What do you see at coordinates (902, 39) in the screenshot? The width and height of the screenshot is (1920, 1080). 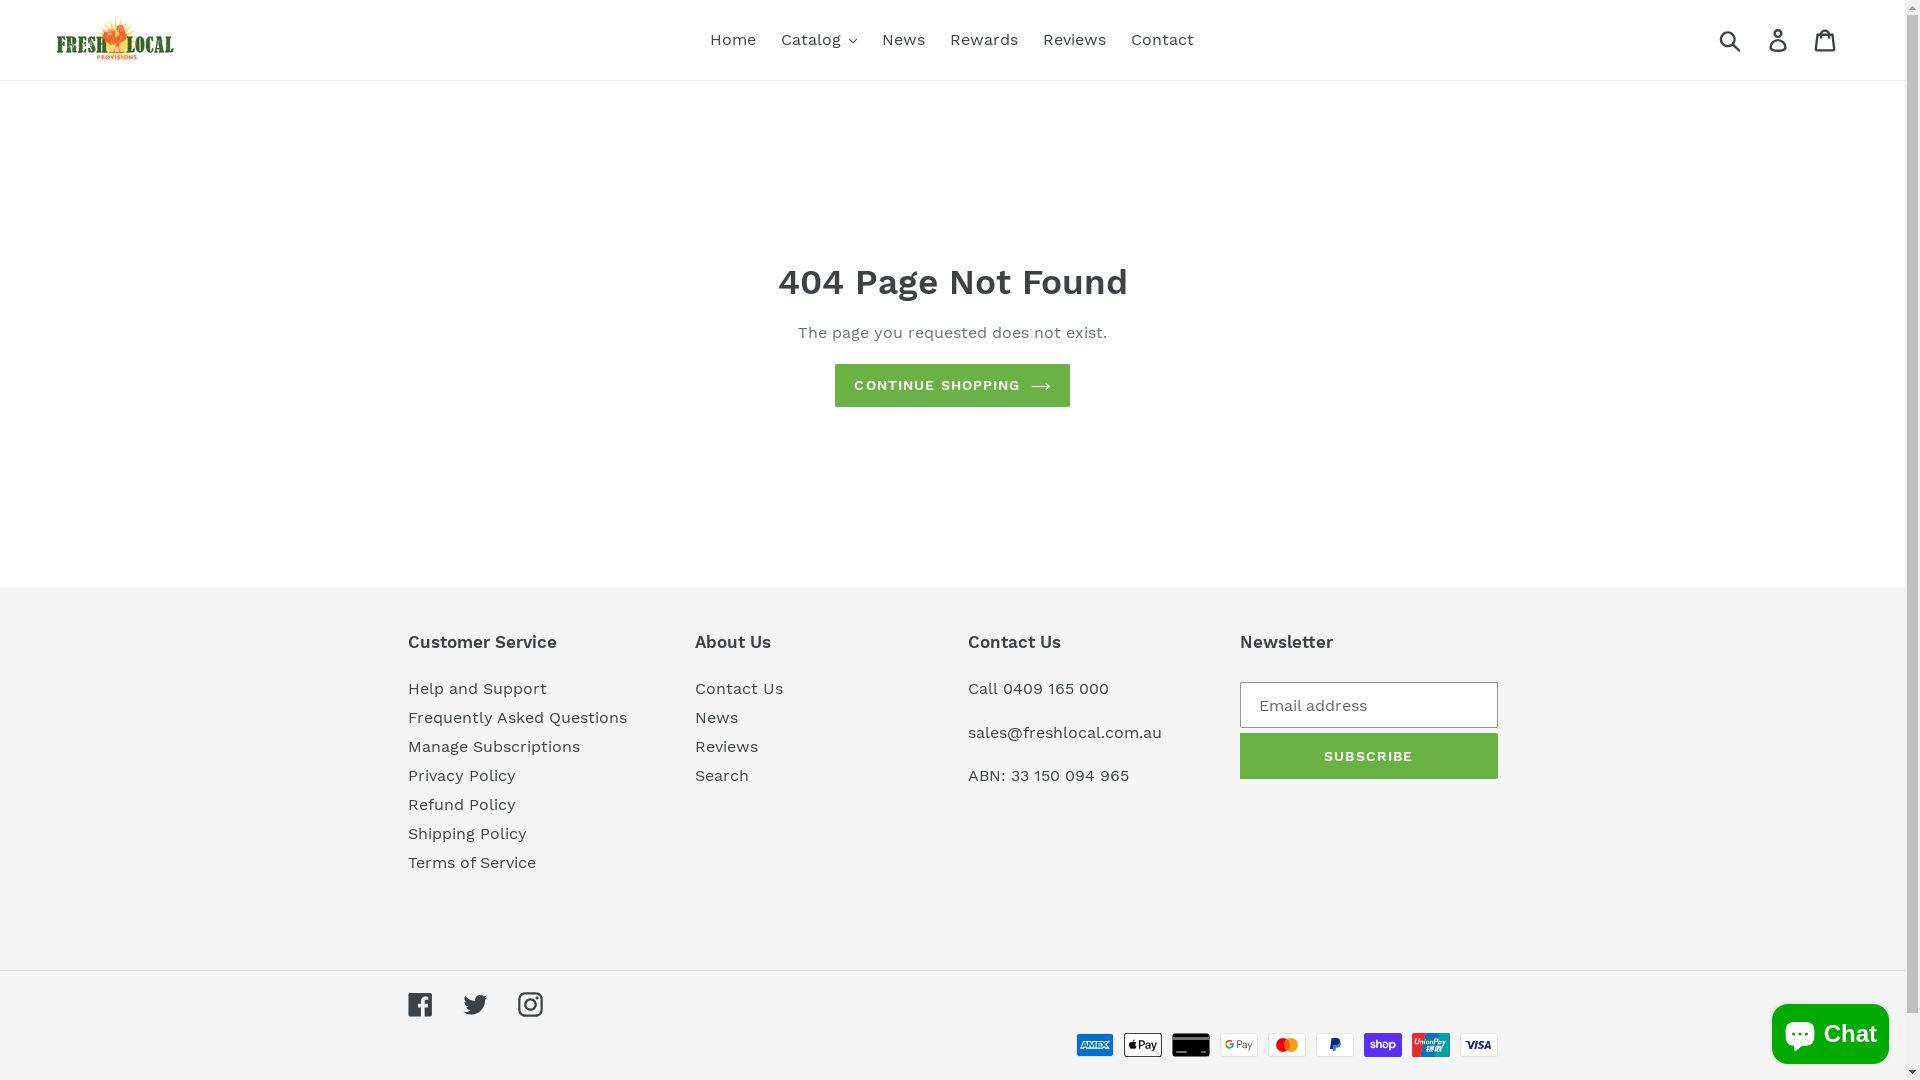 I see `'News'` at bounding box center [902, 39].